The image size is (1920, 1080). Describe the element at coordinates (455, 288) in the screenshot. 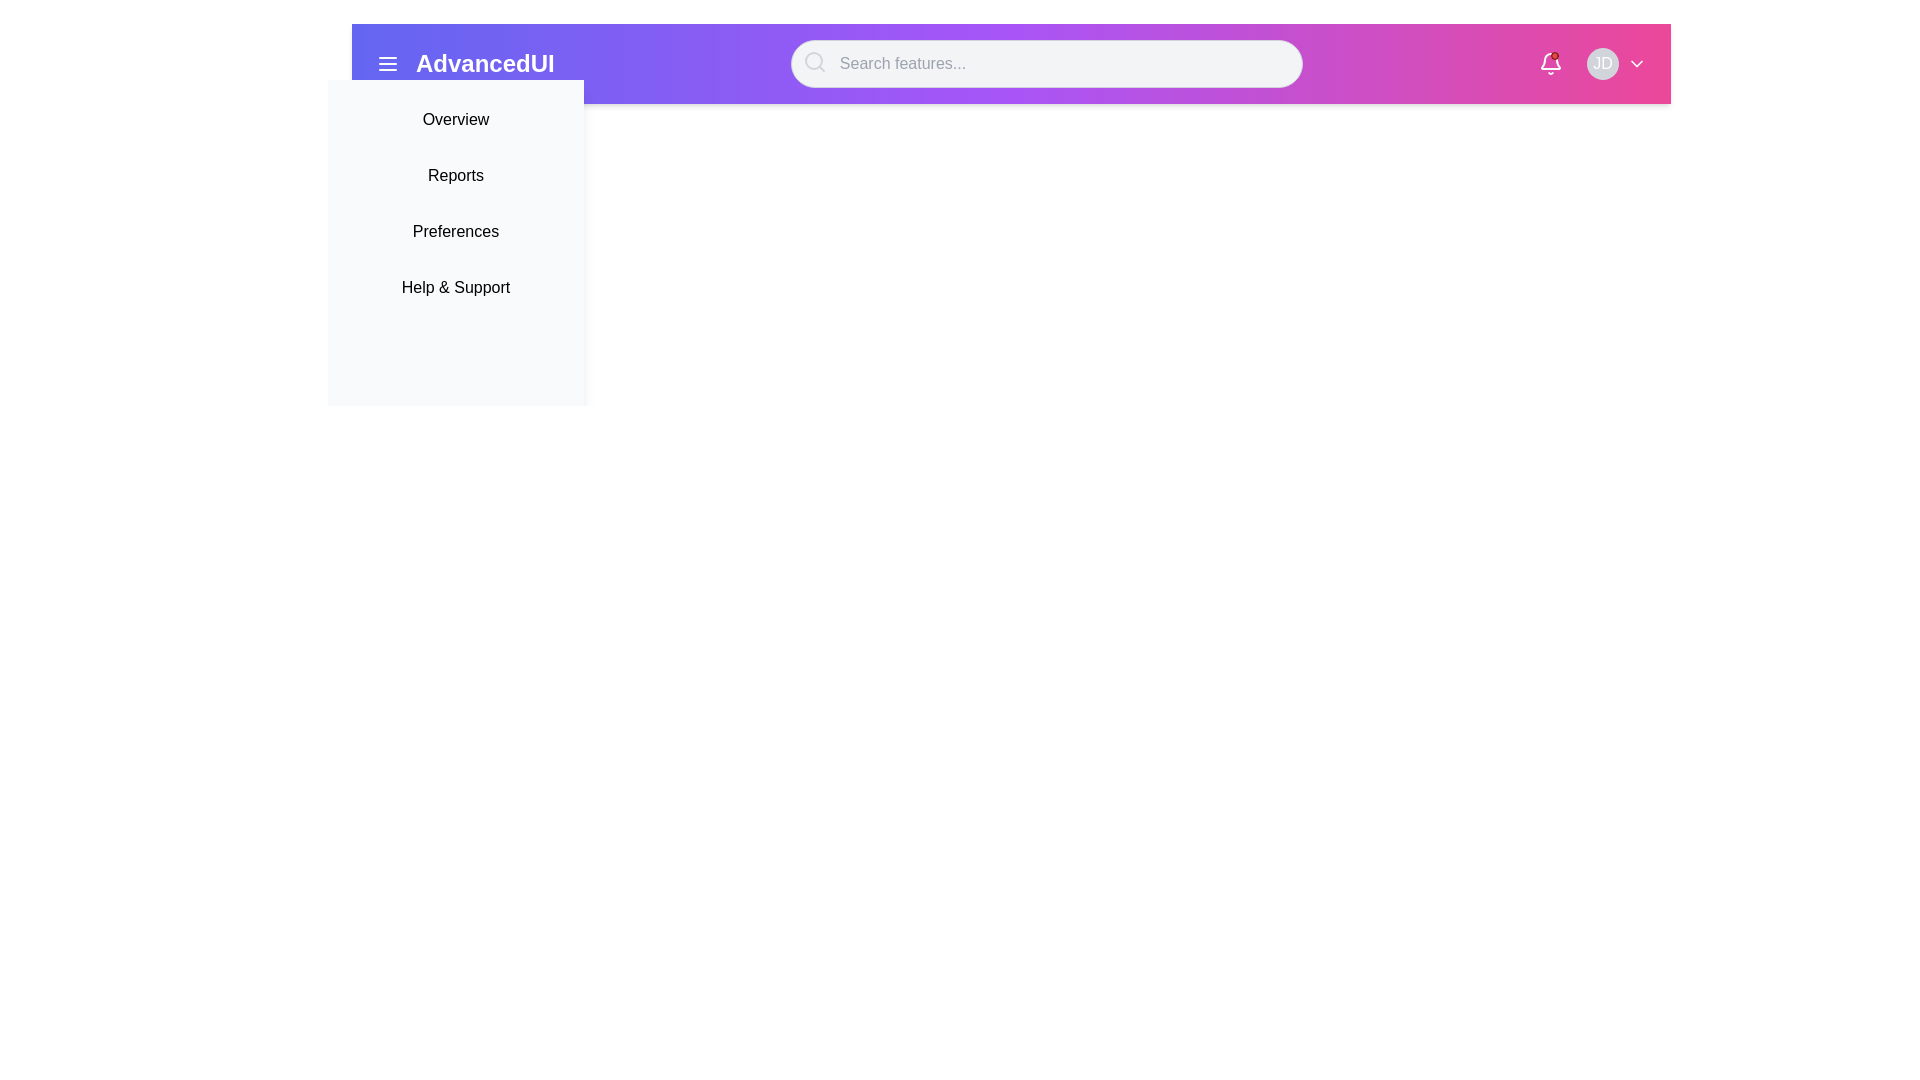

I see `the 'Help & Support' navigational link in the dropdown panel under 'AdvancedUI', which is the fourth item in the vertical menu list` at that location.